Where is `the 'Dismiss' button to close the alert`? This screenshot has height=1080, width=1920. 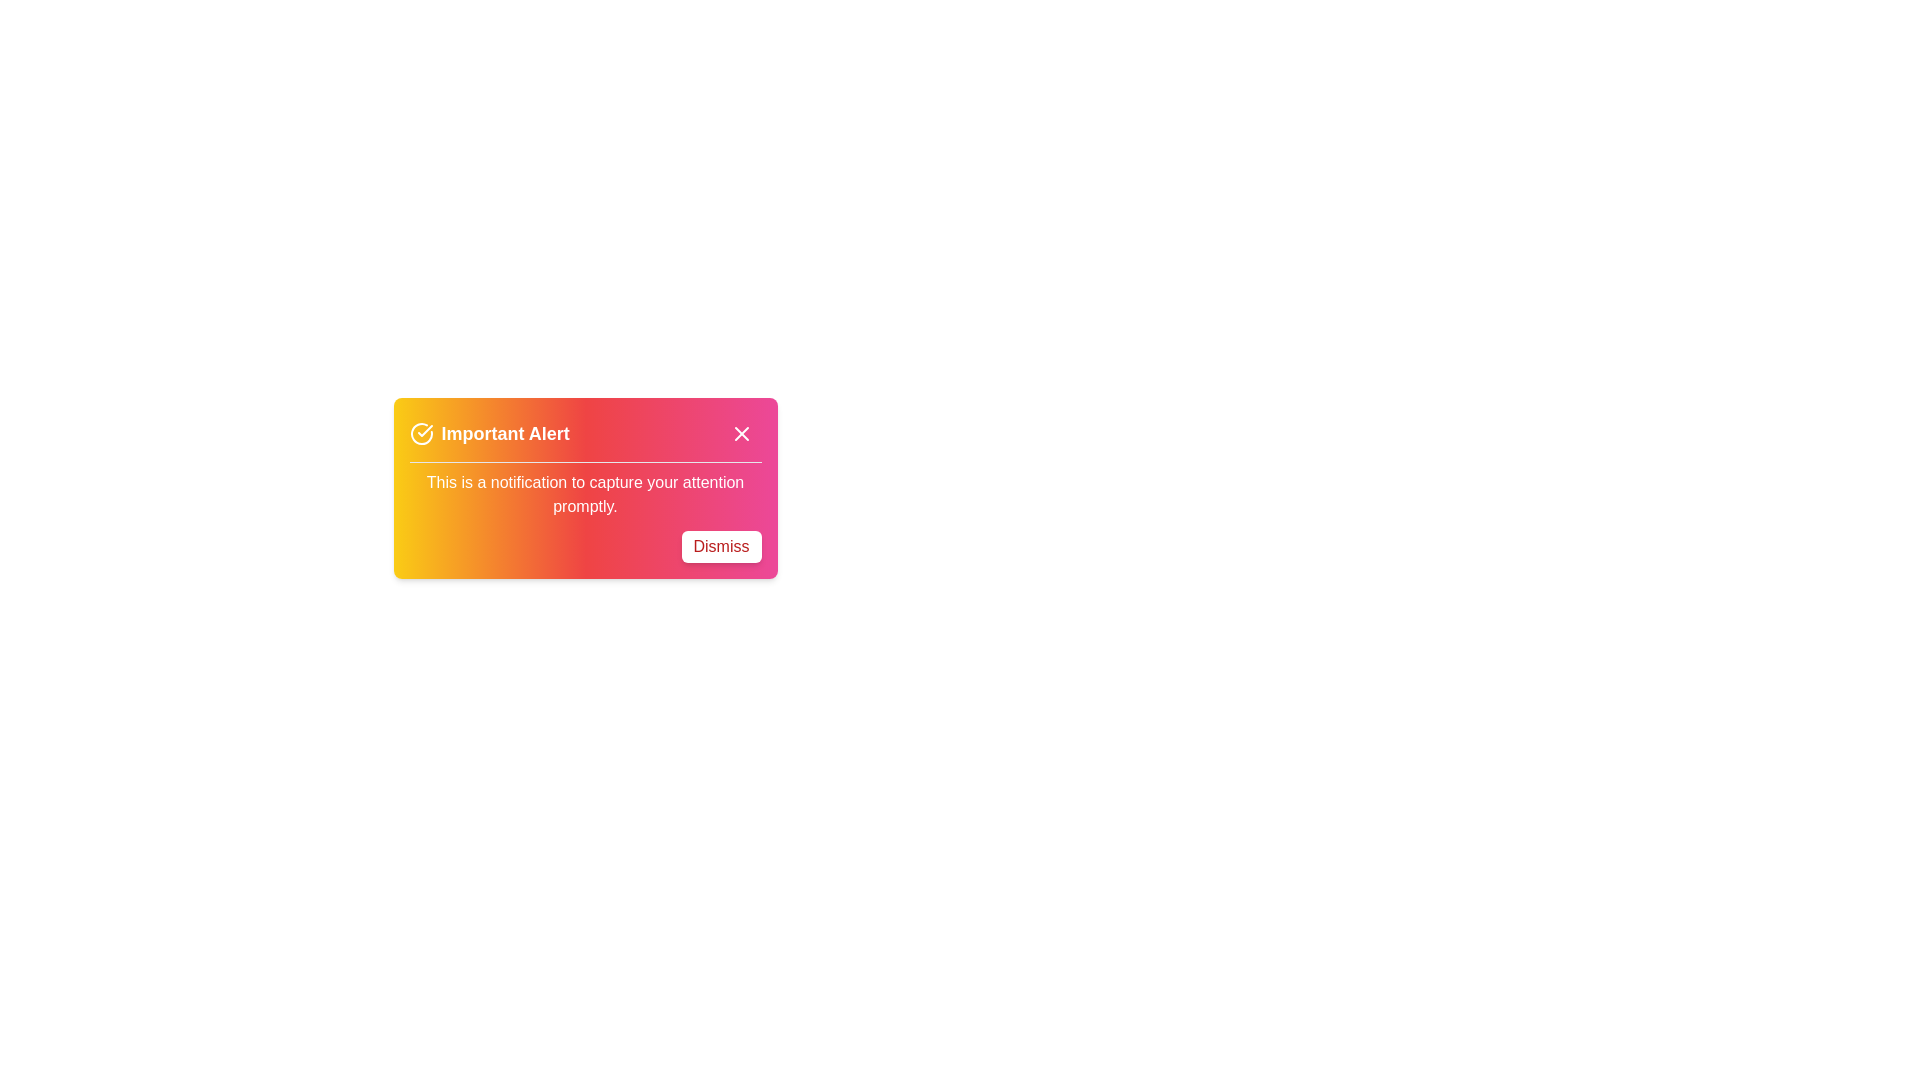
the 'Dismiss' button to close the alert is located at coordinates (720, 547).